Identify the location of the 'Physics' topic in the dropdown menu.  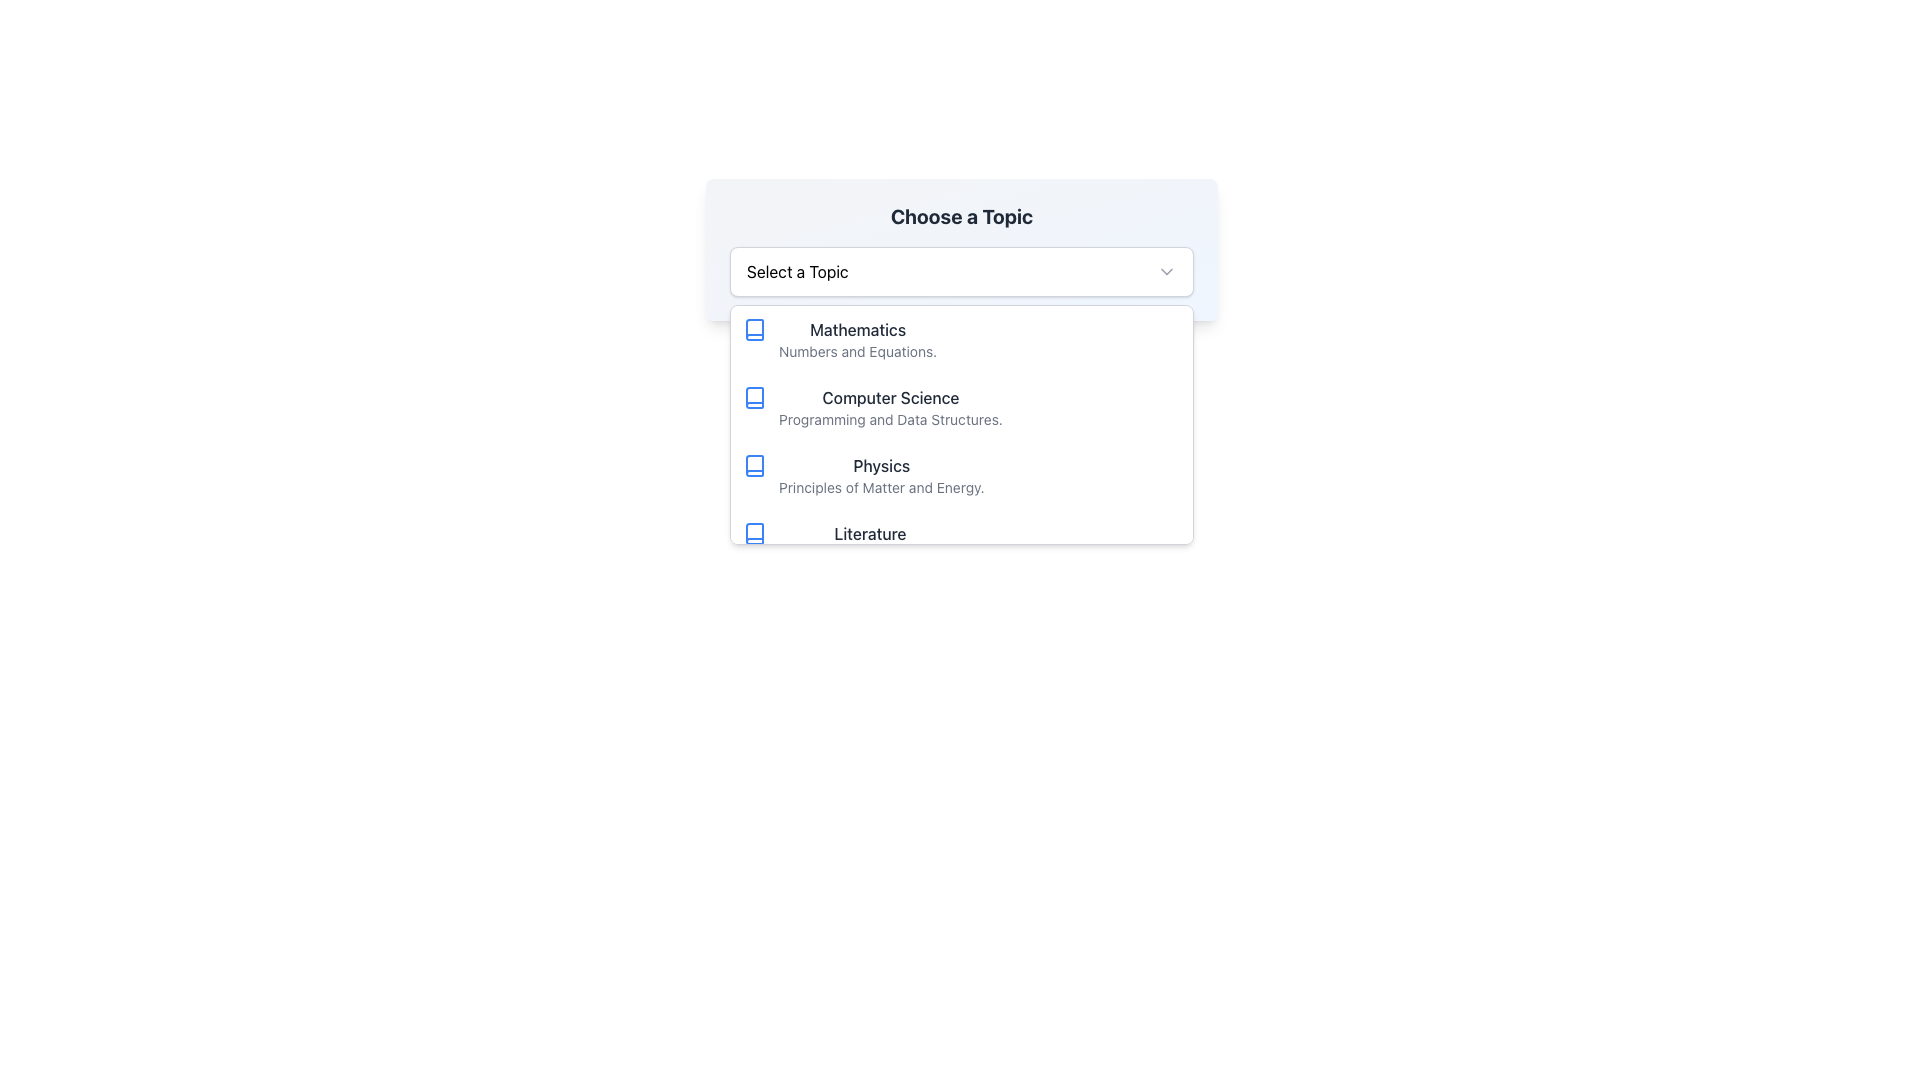
(880, 475).